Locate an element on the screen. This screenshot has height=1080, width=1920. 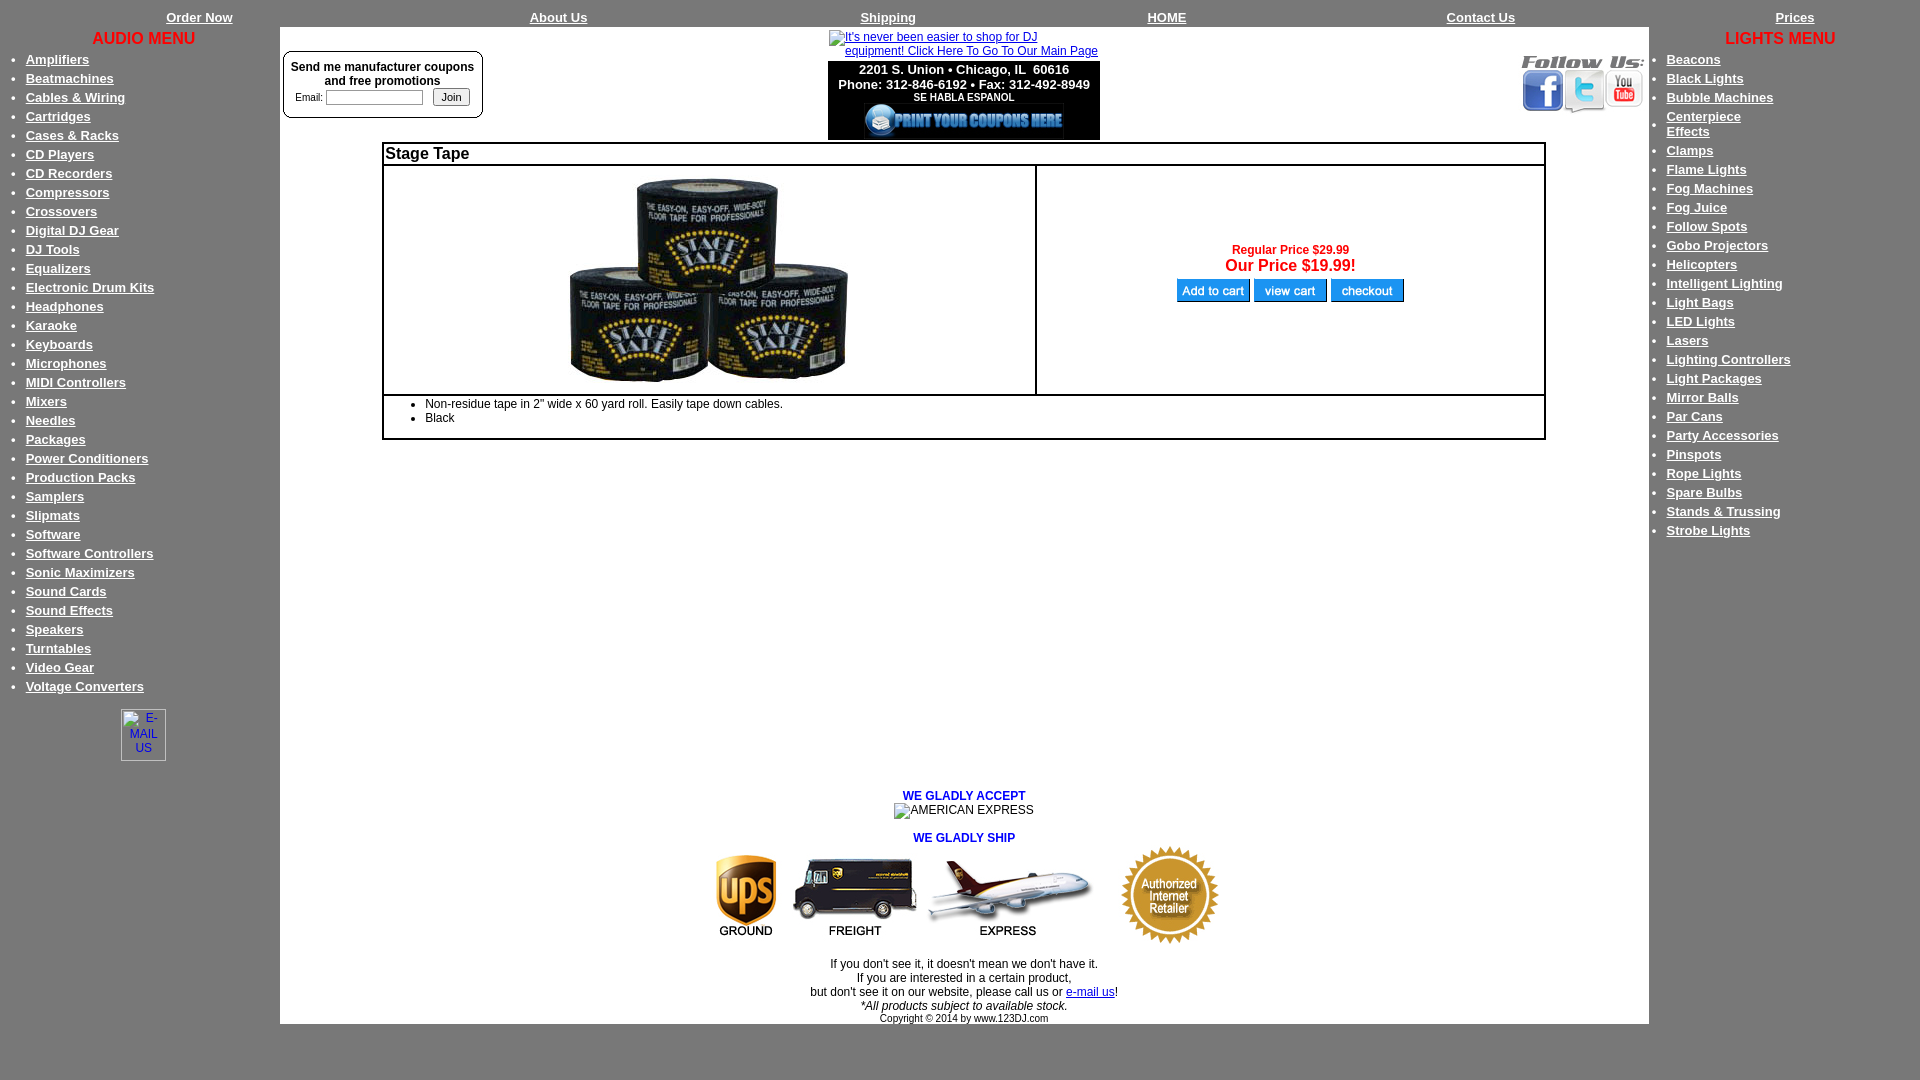
'Voltage Converters' is located at coordinates (84, 685).